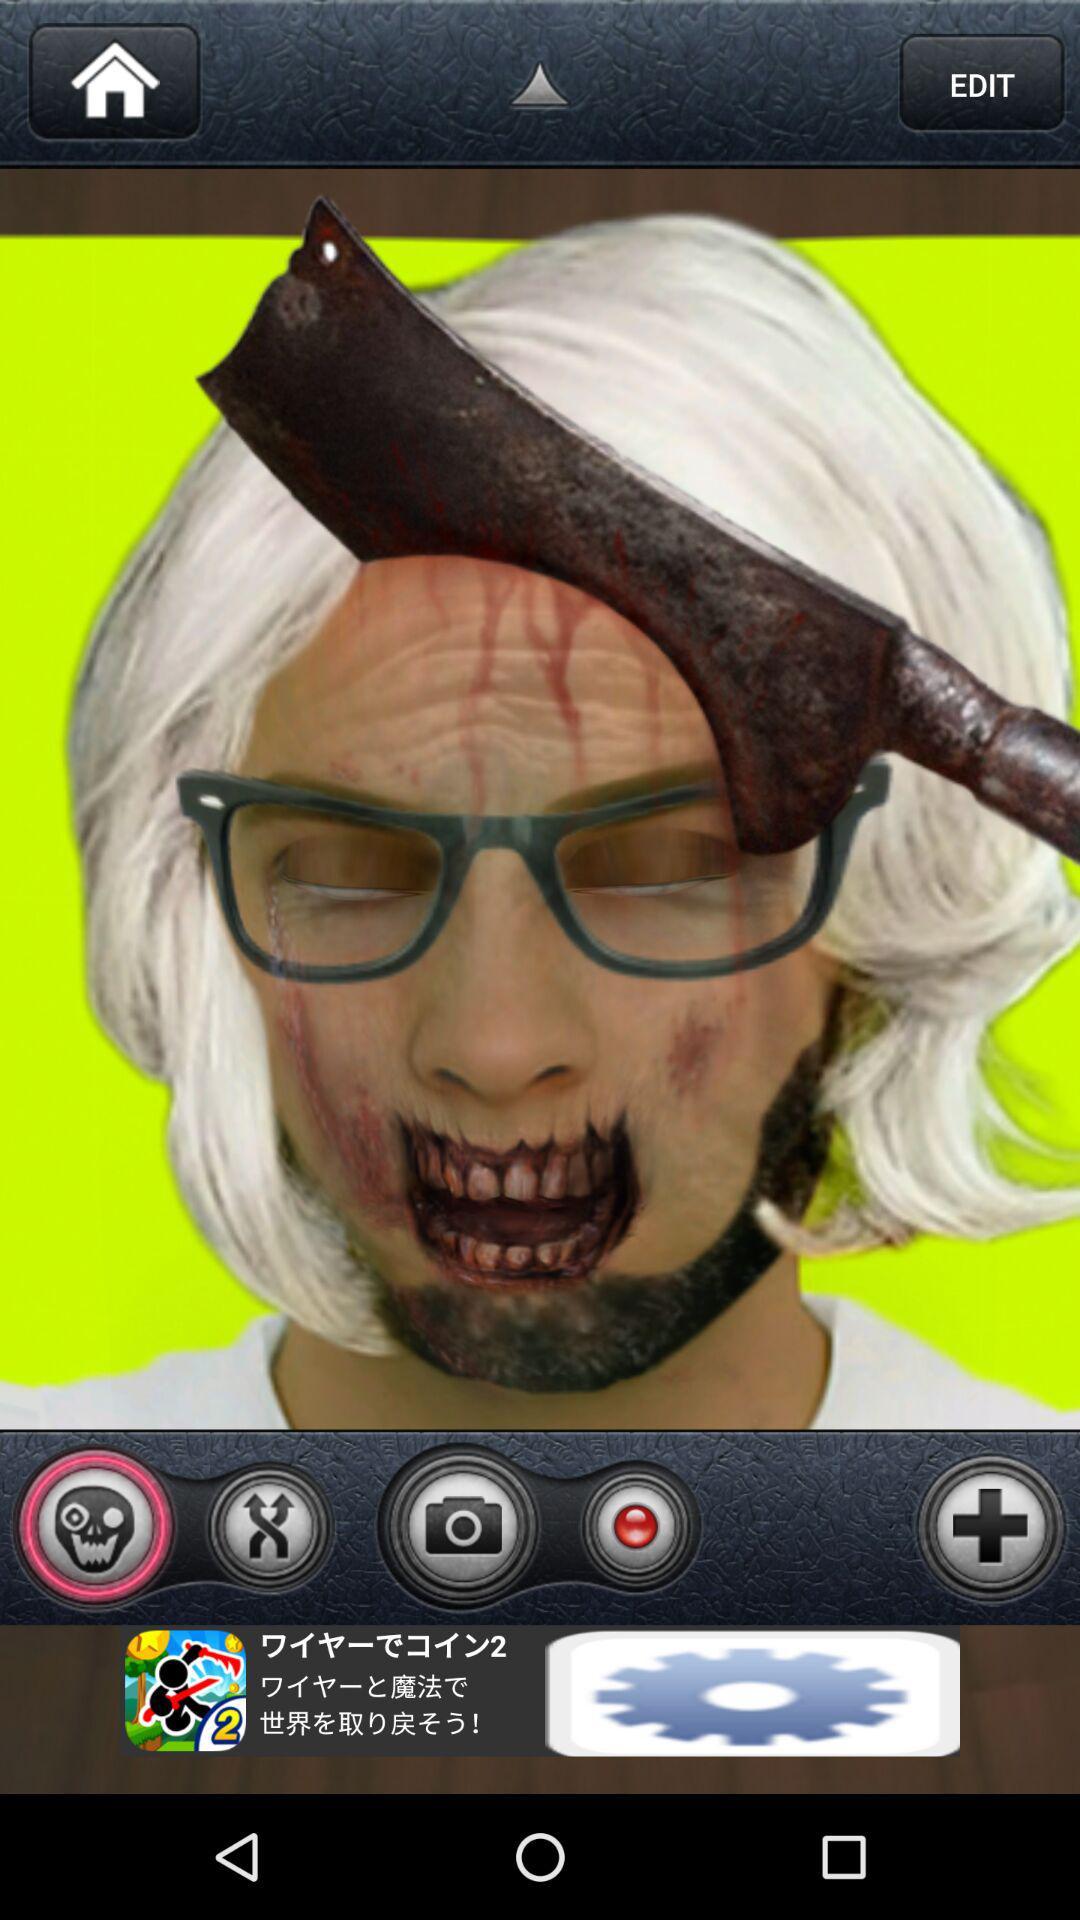  I want to click on the arrow_upward icon, so click(540, 88).